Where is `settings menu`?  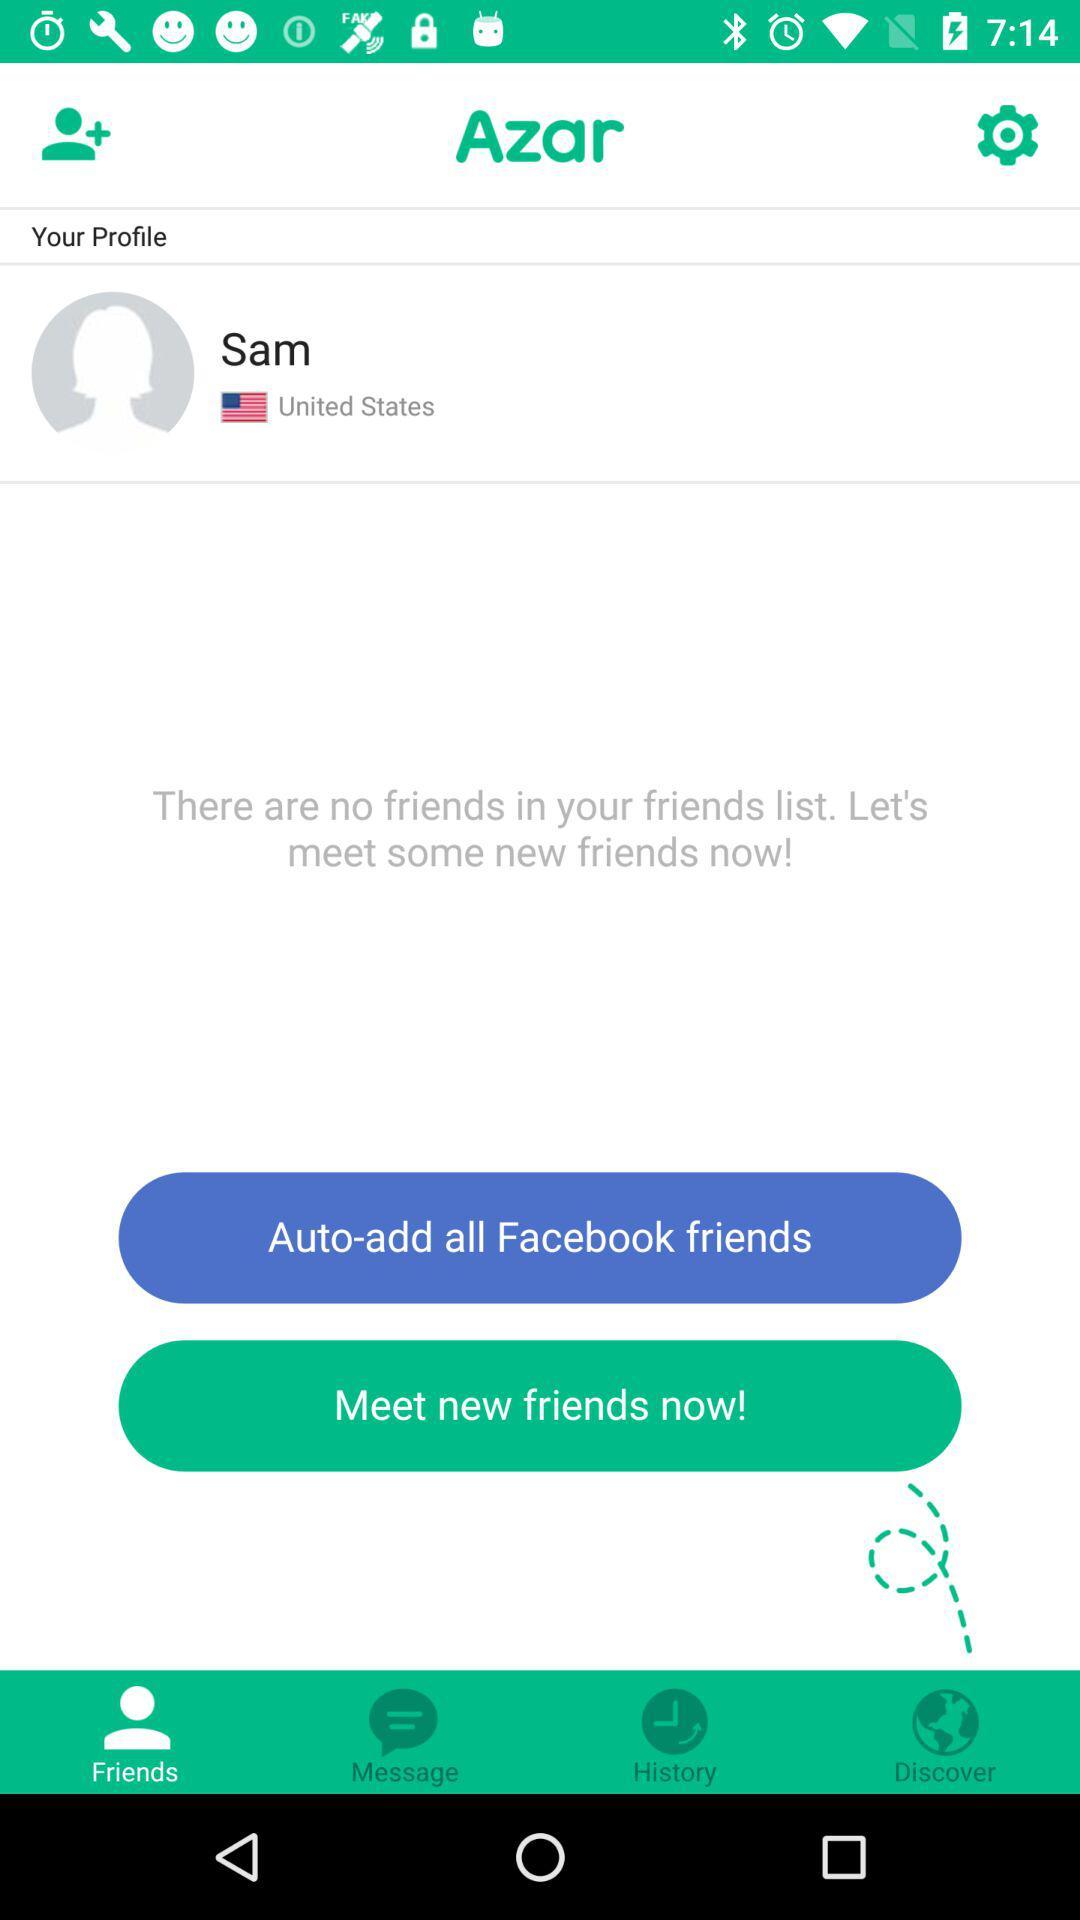 settings menu is located at coordinates (1006, 135).